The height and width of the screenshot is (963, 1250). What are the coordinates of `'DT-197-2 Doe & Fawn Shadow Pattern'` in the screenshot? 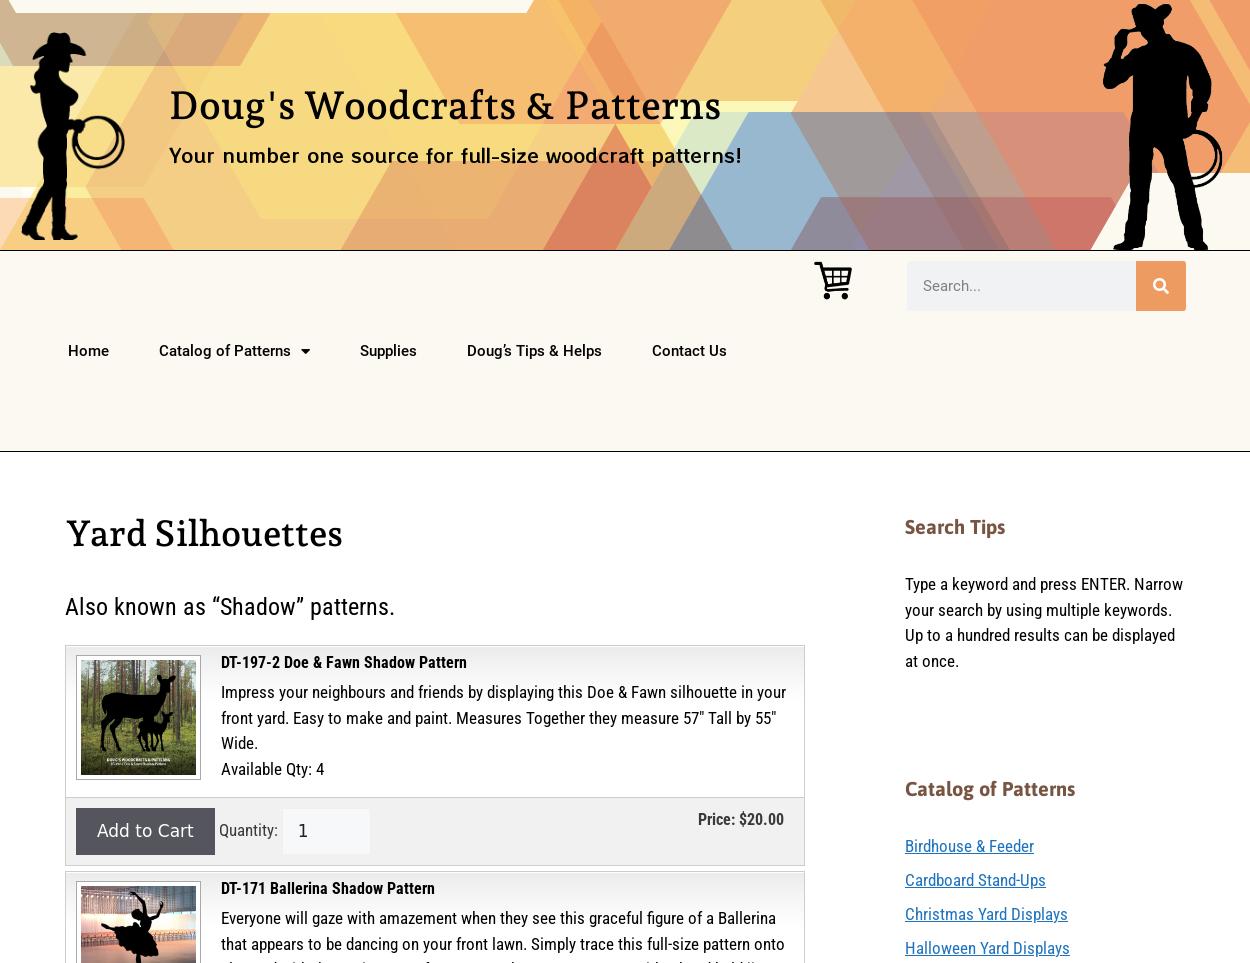 It's located at (343, 662).